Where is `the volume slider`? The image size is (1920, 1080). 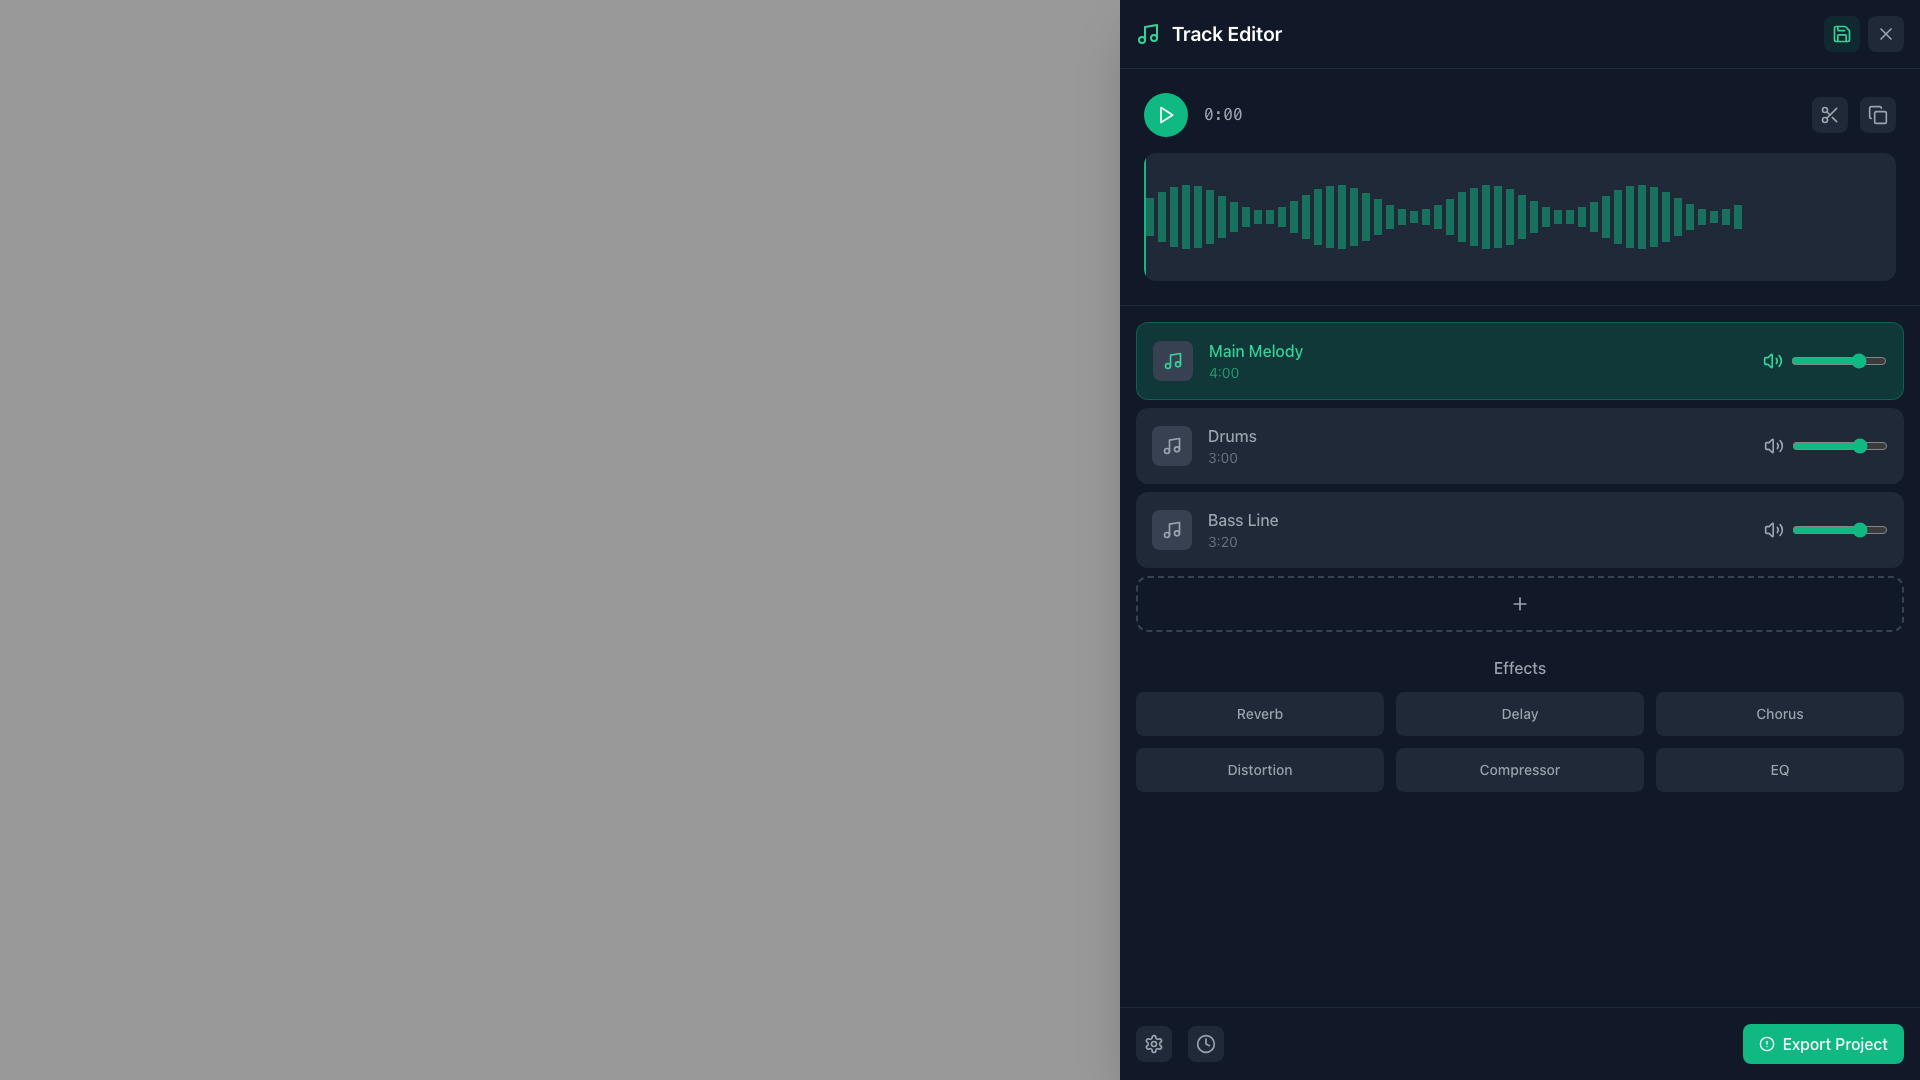
the volume slider is located at coordinates (1805, 528).